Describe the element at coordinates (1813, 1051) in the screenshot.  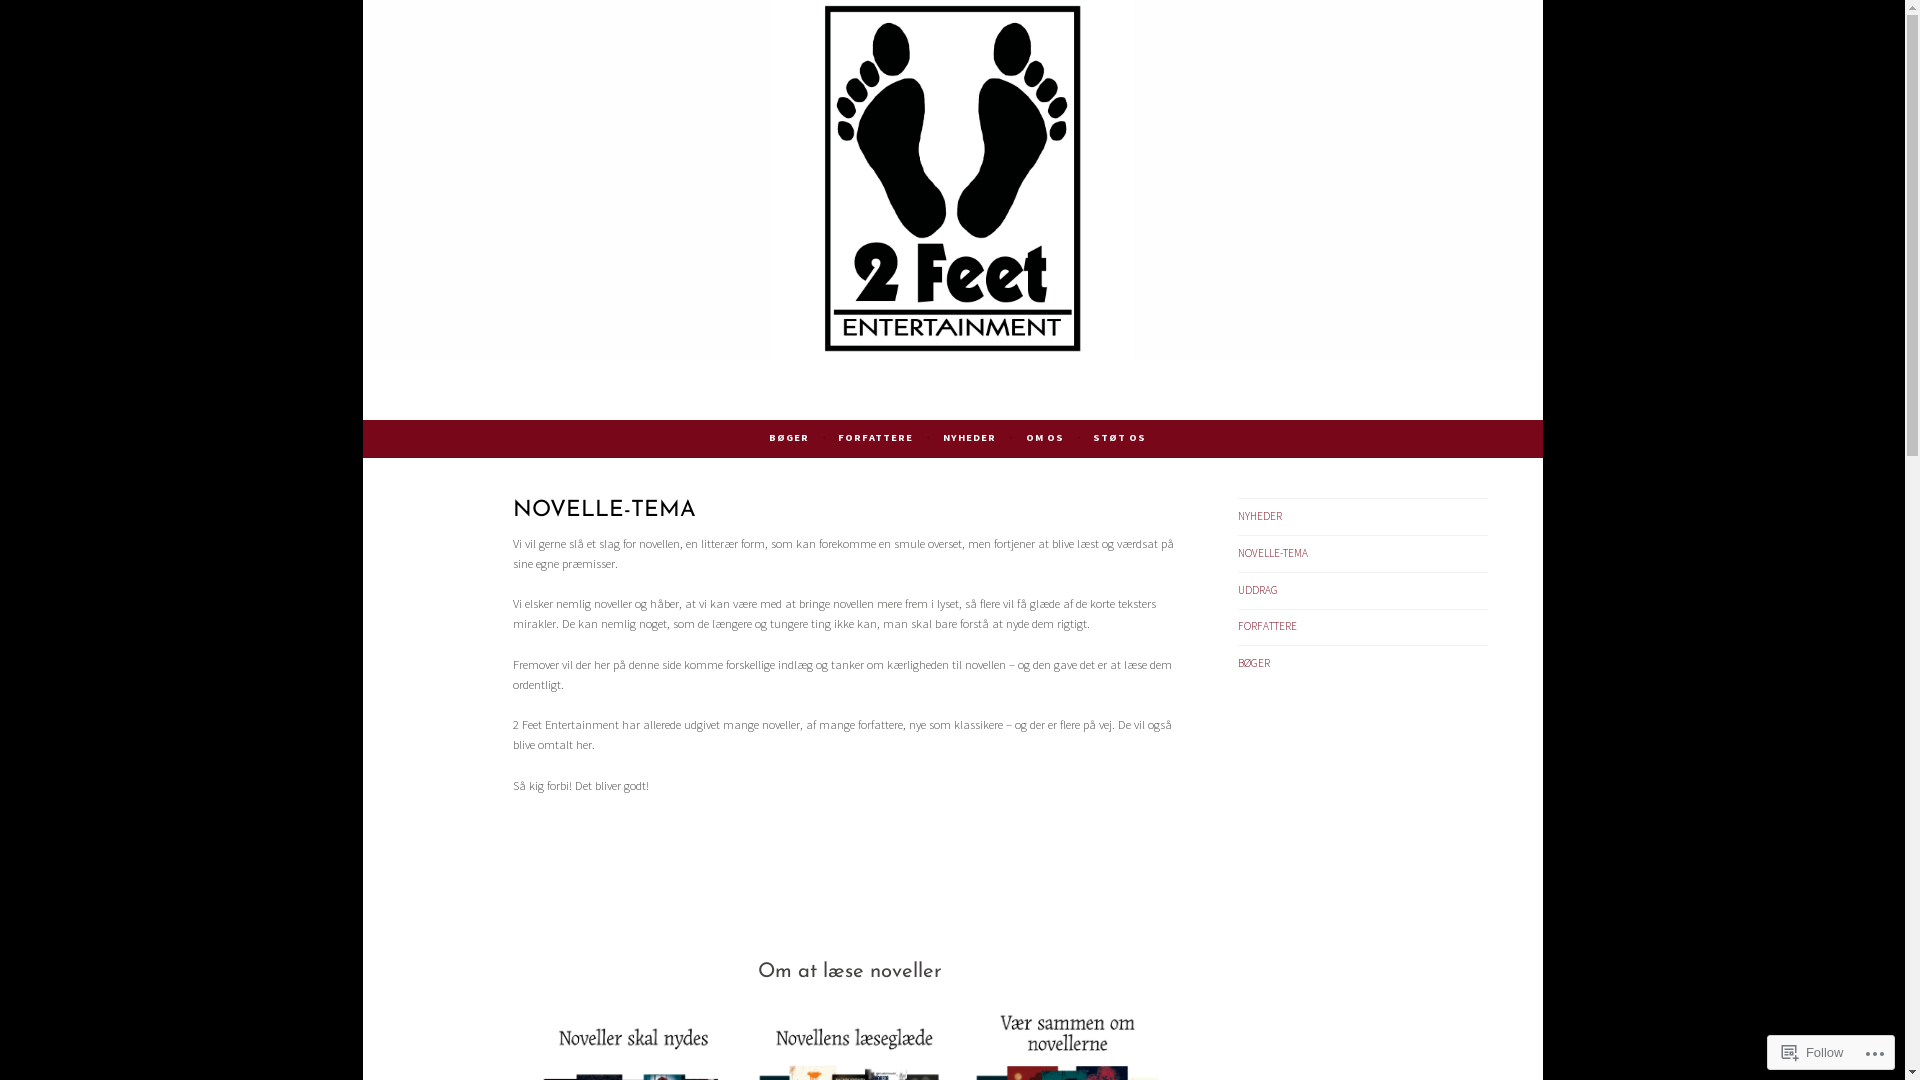
I see `'Follow'` at that location.